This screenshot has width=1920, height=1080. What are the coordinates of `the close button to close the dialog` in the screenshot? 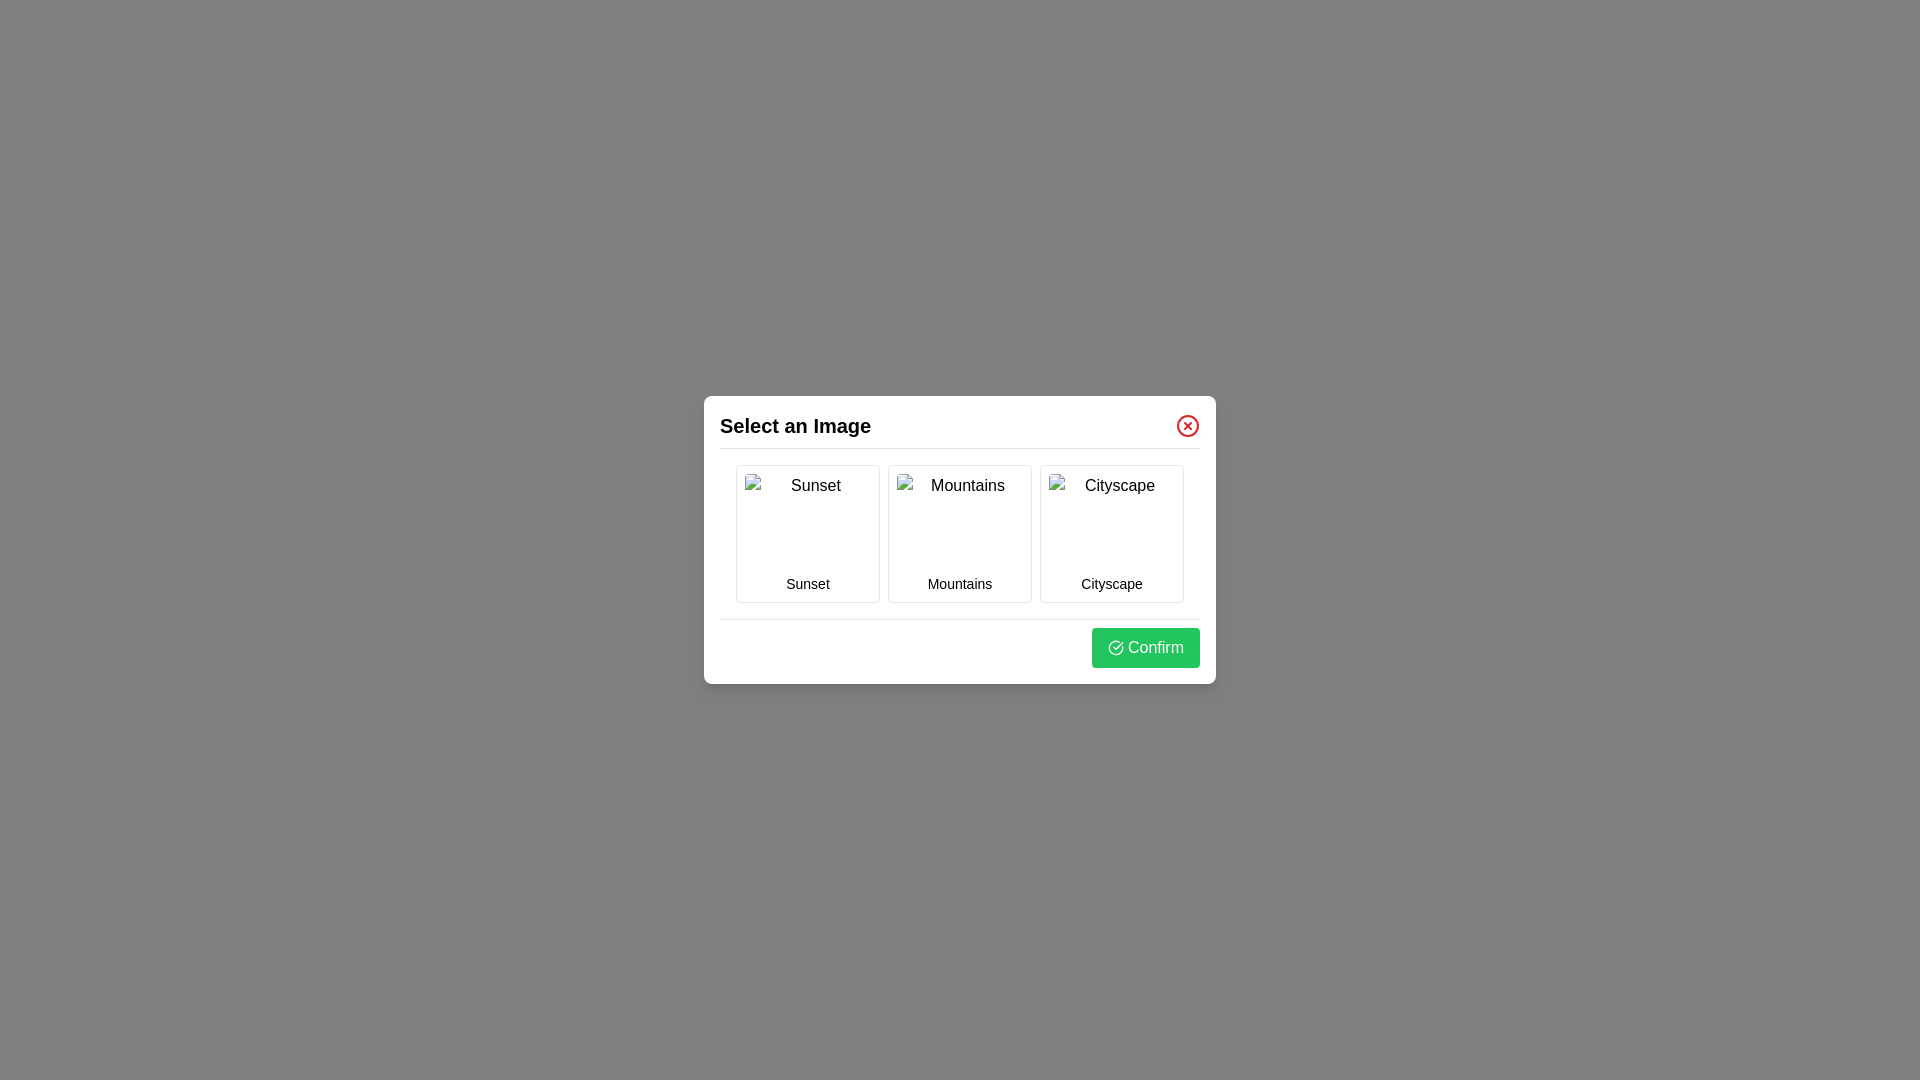 It's located at (1188, 424).